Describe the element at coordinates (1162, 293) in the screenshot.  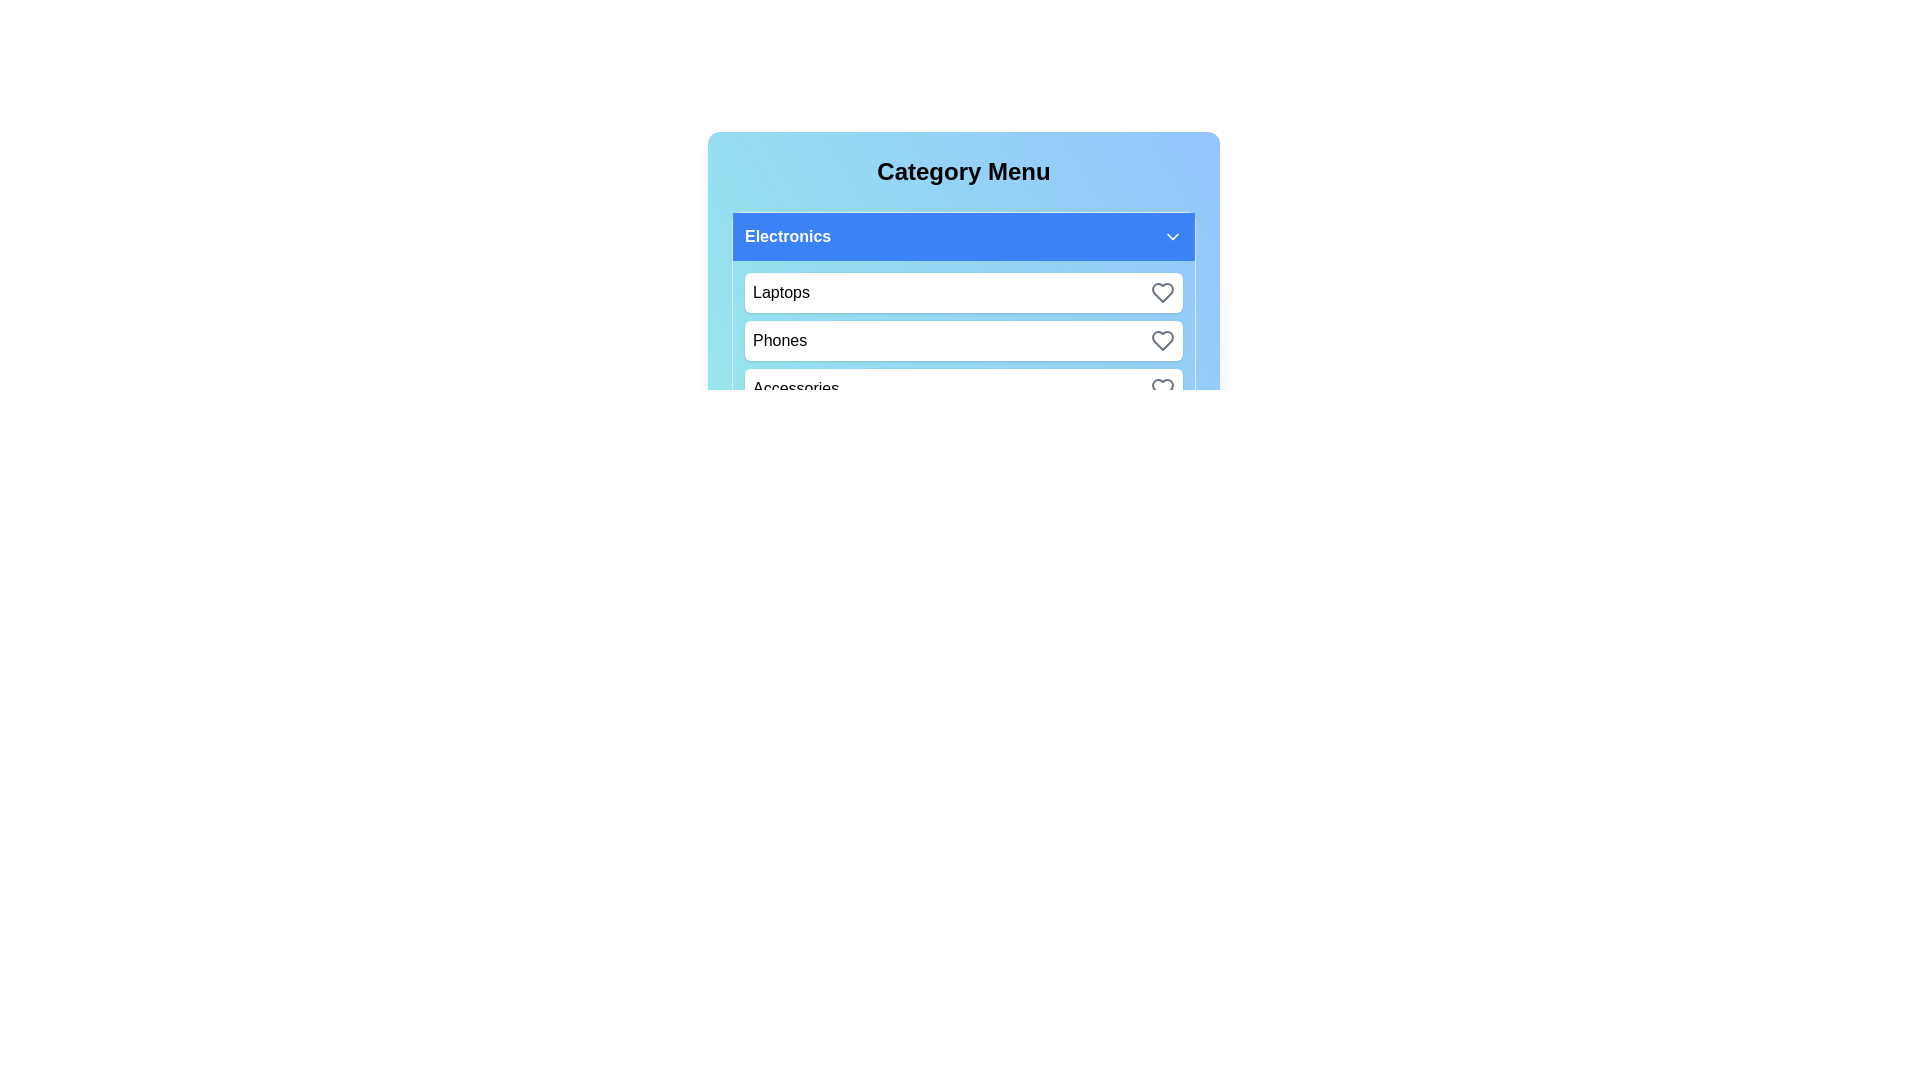
I see `the heart-shaped icon representing the favorite feature located to the far right of the 'Laptops' option in the 'Electronics' category menu` at that location.